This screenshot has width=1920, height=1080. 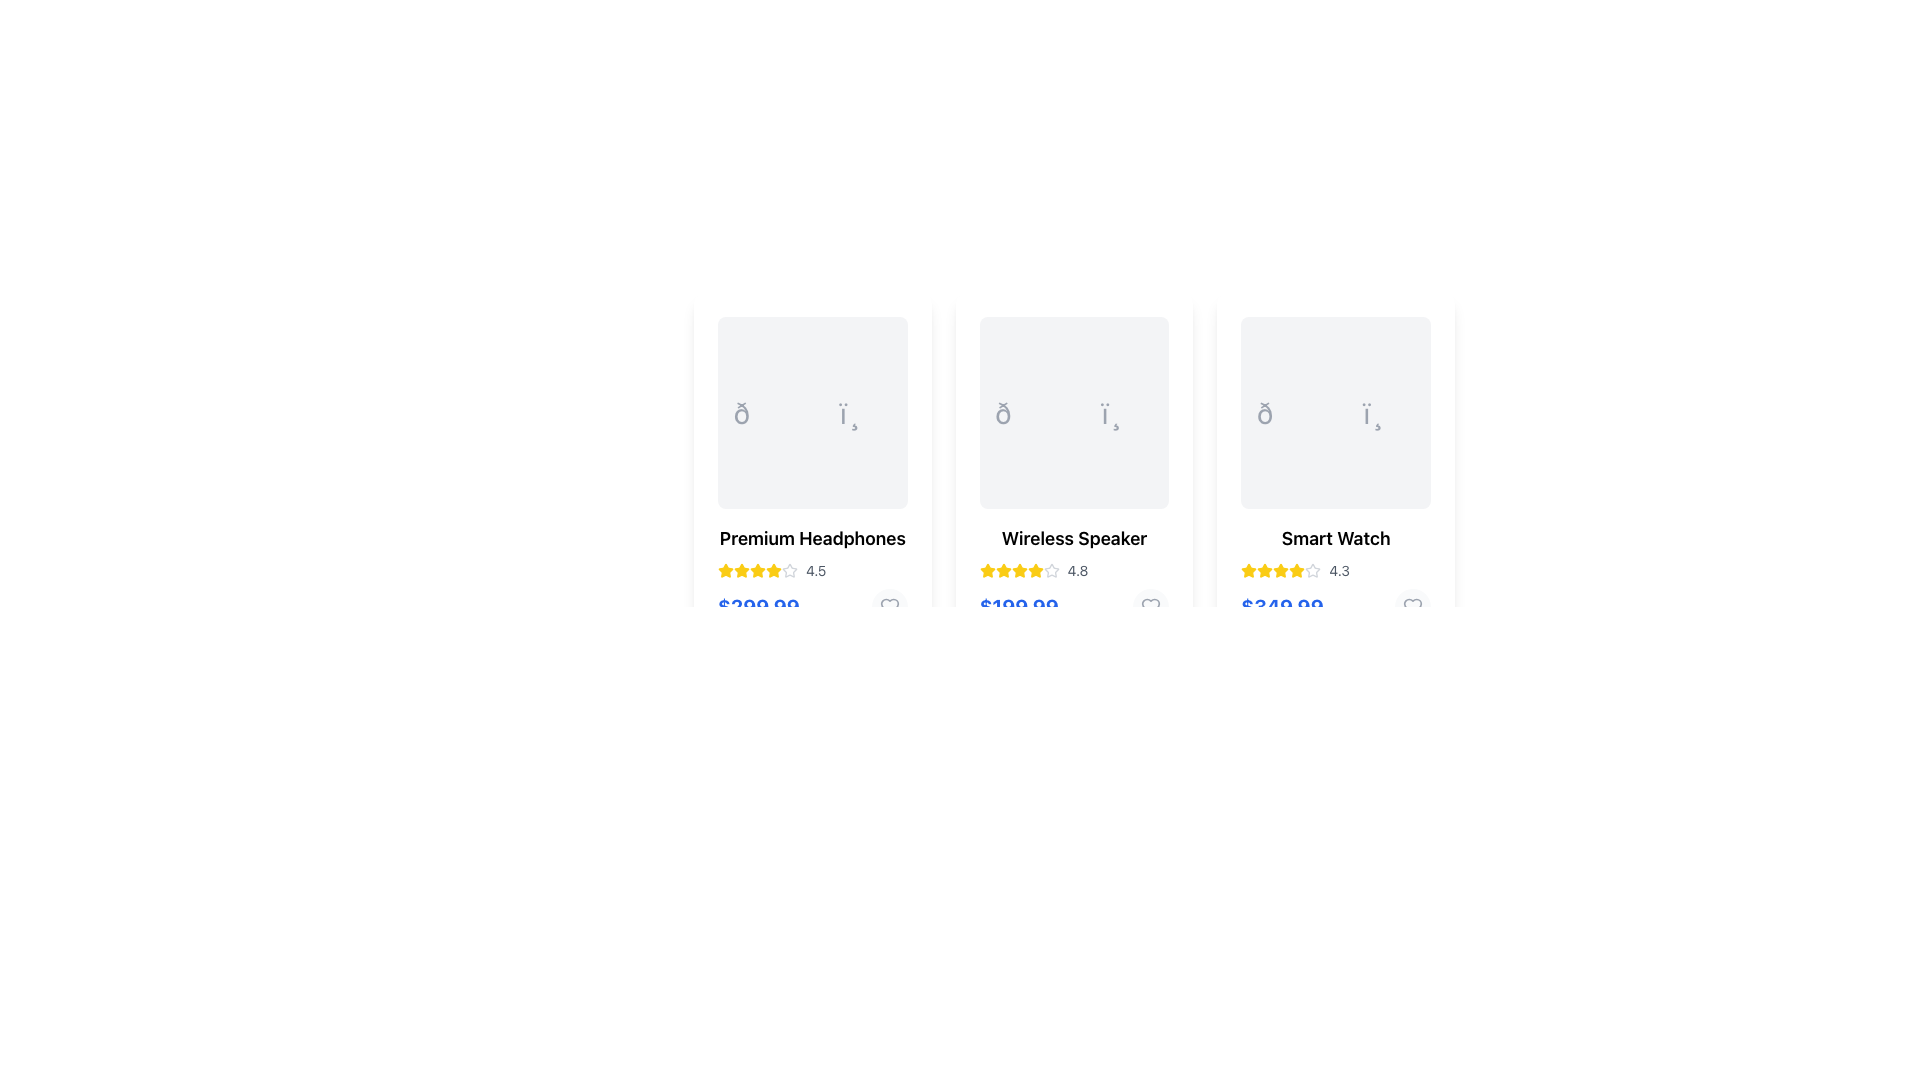 What do you see at coordinates (1281, 570) in the screenshot?
I see `the third star icon in the horizontal sequence of rating stars above the product rating value, which serves as a visual indicator for the product's rating status` at bounding box center [1281, 570].